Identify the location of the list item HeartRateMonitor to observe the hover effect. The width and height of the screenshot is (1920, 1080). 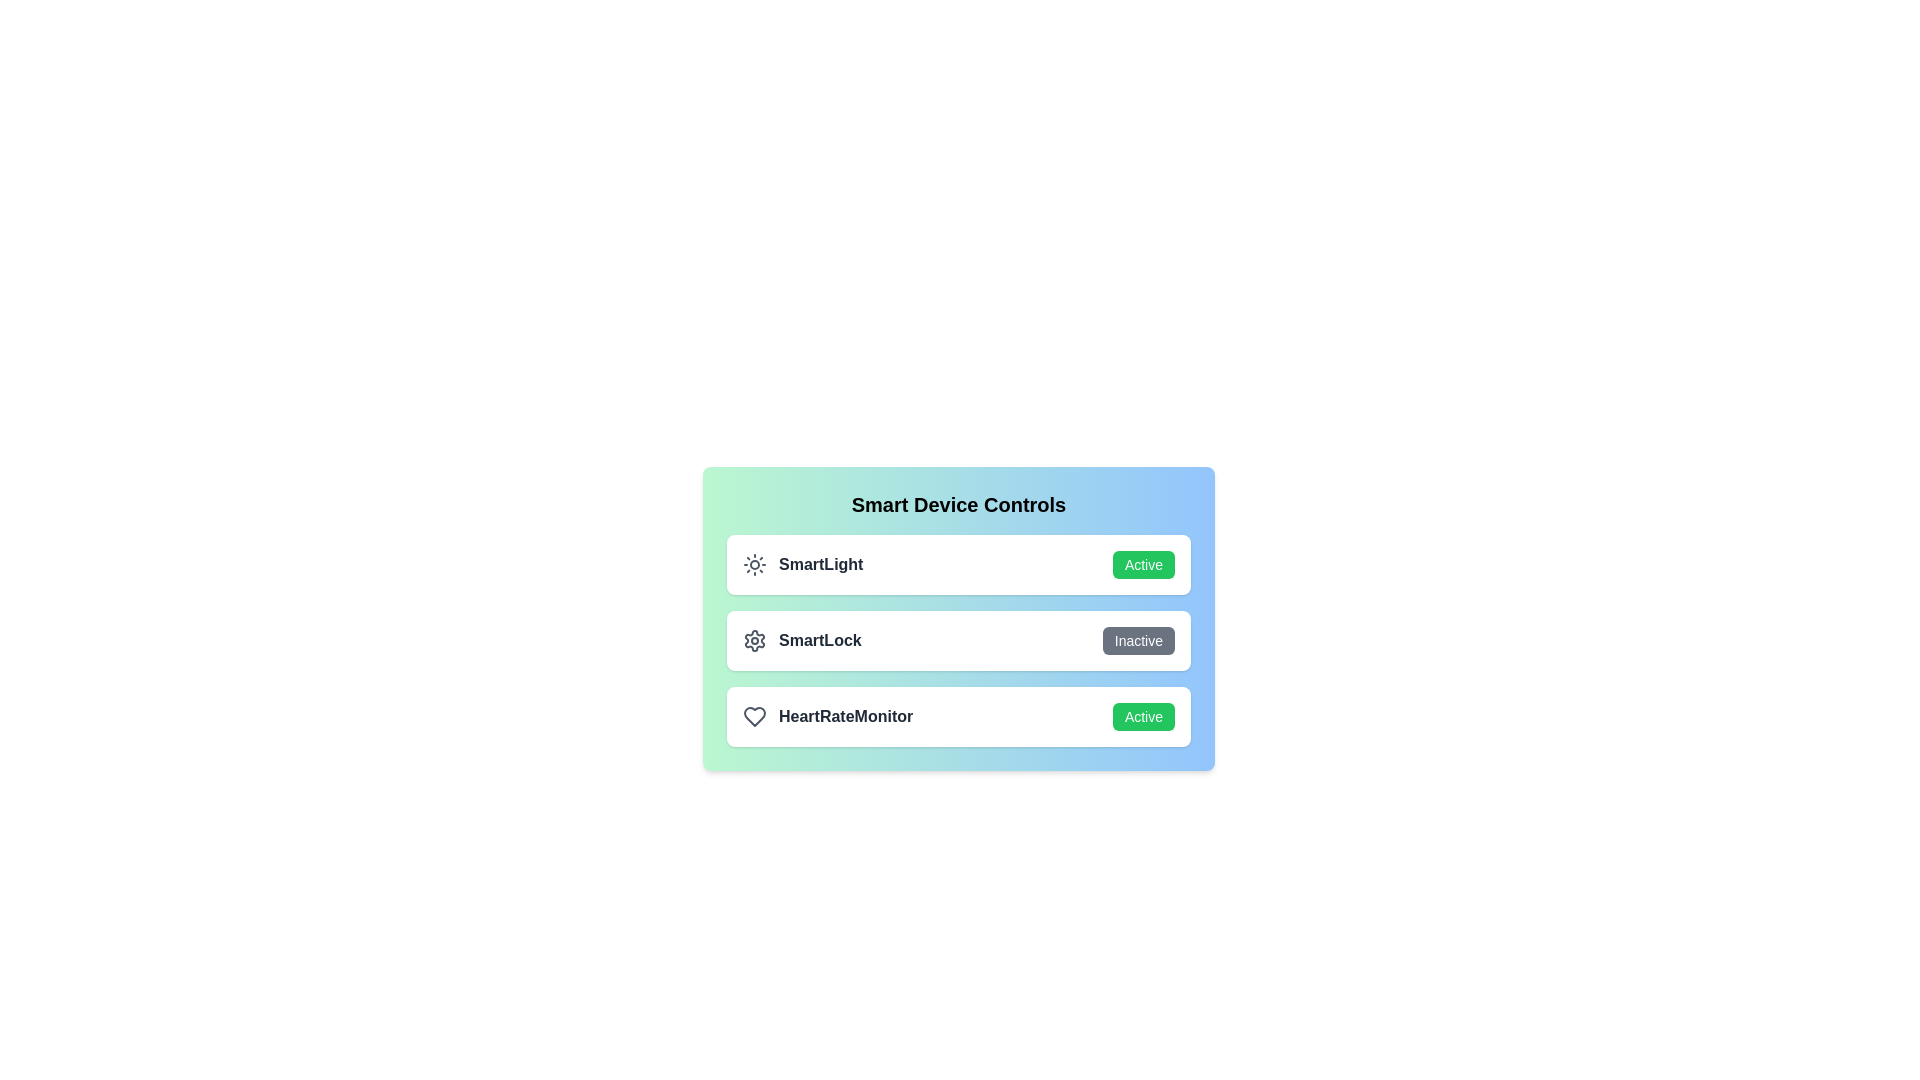
(958, 716).